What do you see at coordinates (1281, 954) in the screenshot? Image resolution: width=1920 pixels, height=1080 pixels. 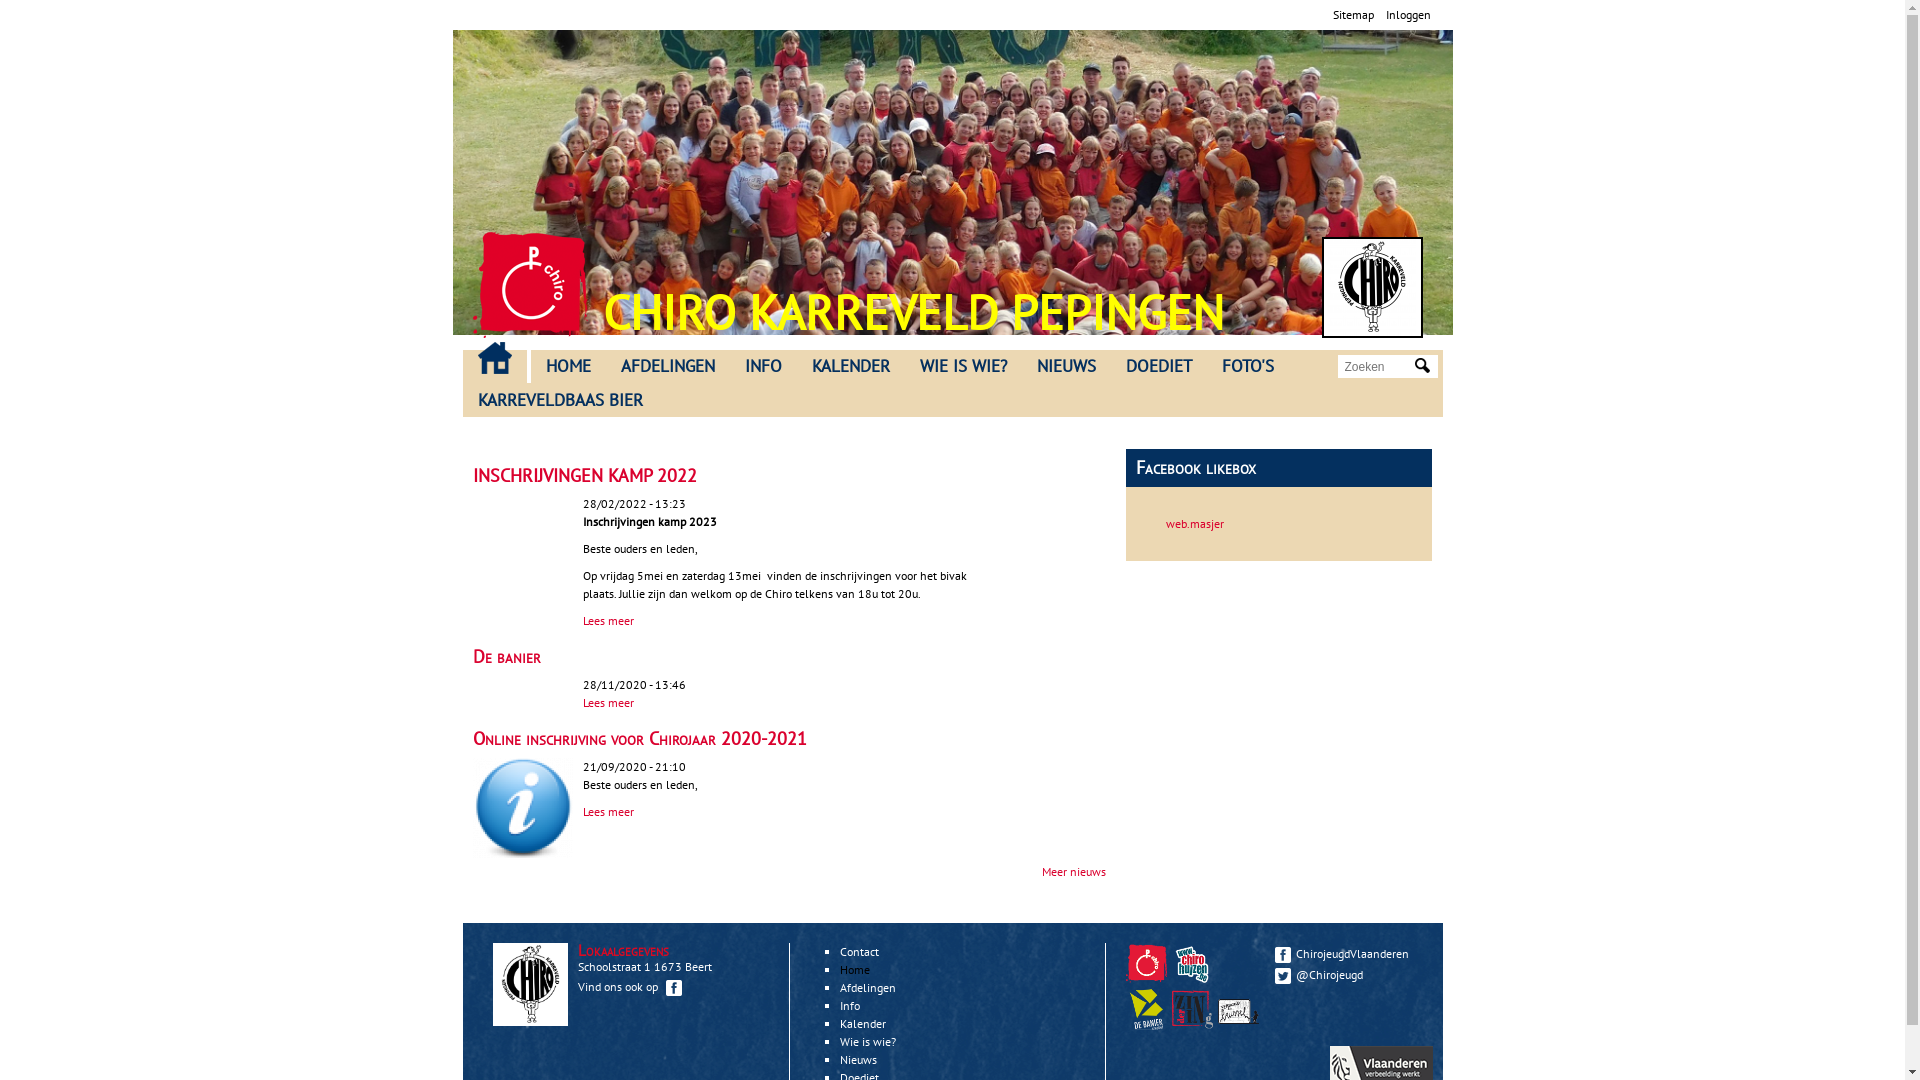 I see `'Facebook'` at bounding box center [1281, 954].